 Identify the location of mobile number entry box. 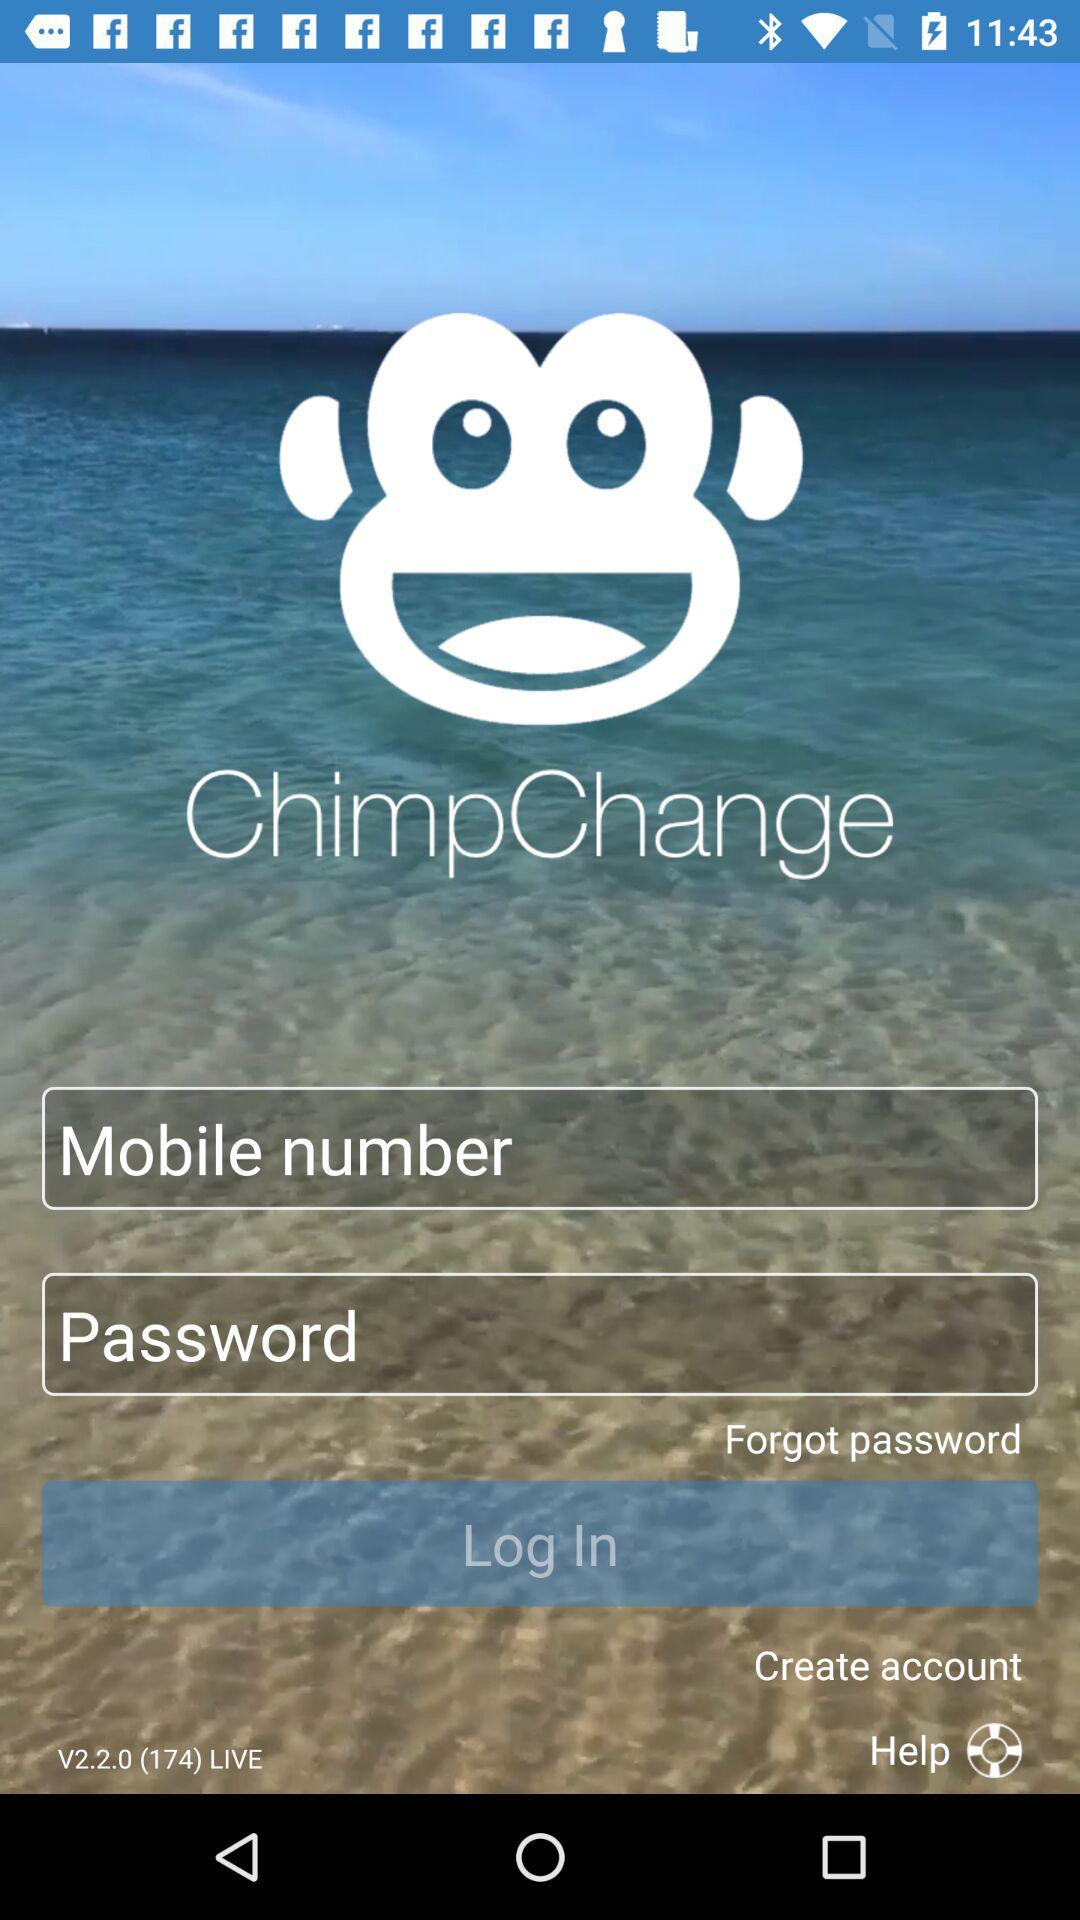
(540, 1148).